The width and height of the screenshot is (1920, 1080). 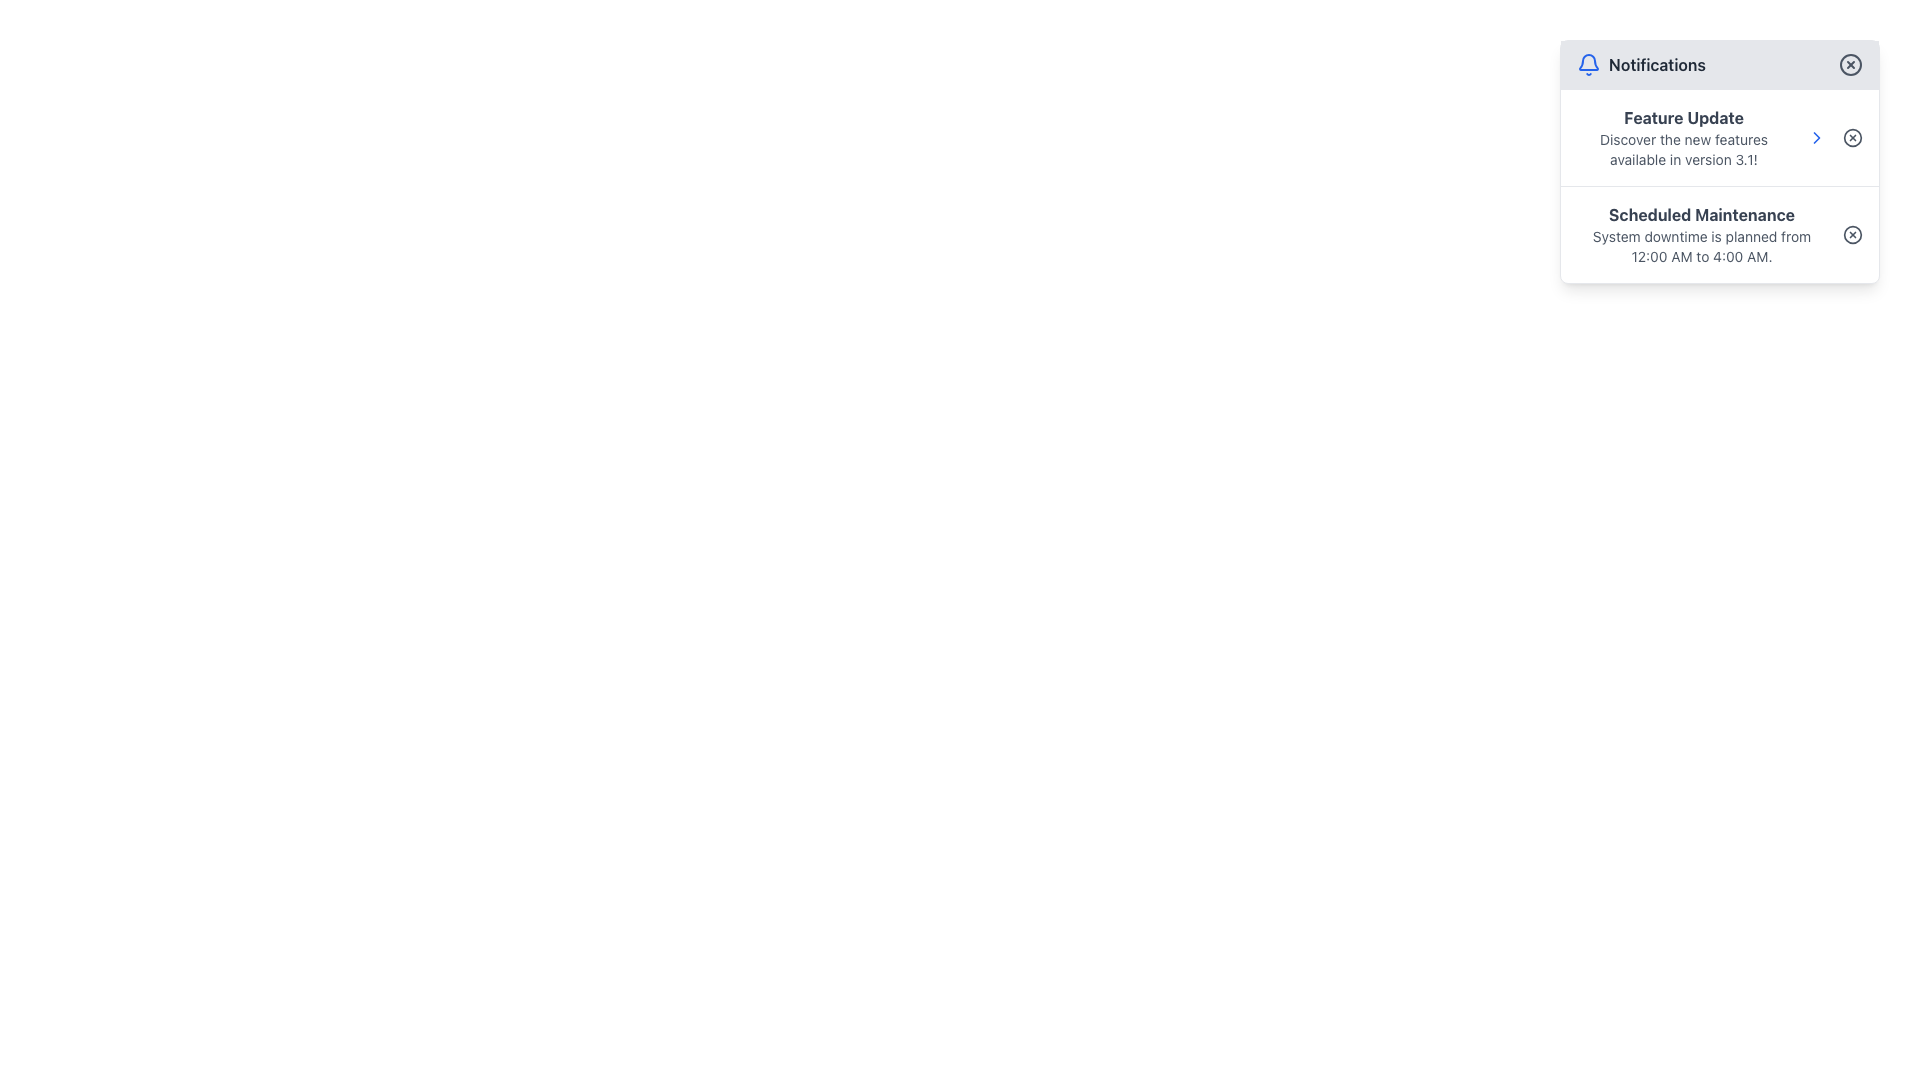 What do you see at coordinates (1701, 234) in the screenshot?
I see `information displayed in the static text block titled 'Scheduled Maintenance', which includes the details about system downtime from 12:00 AM to 4:00 AM` at bounding box center [1701, 234].